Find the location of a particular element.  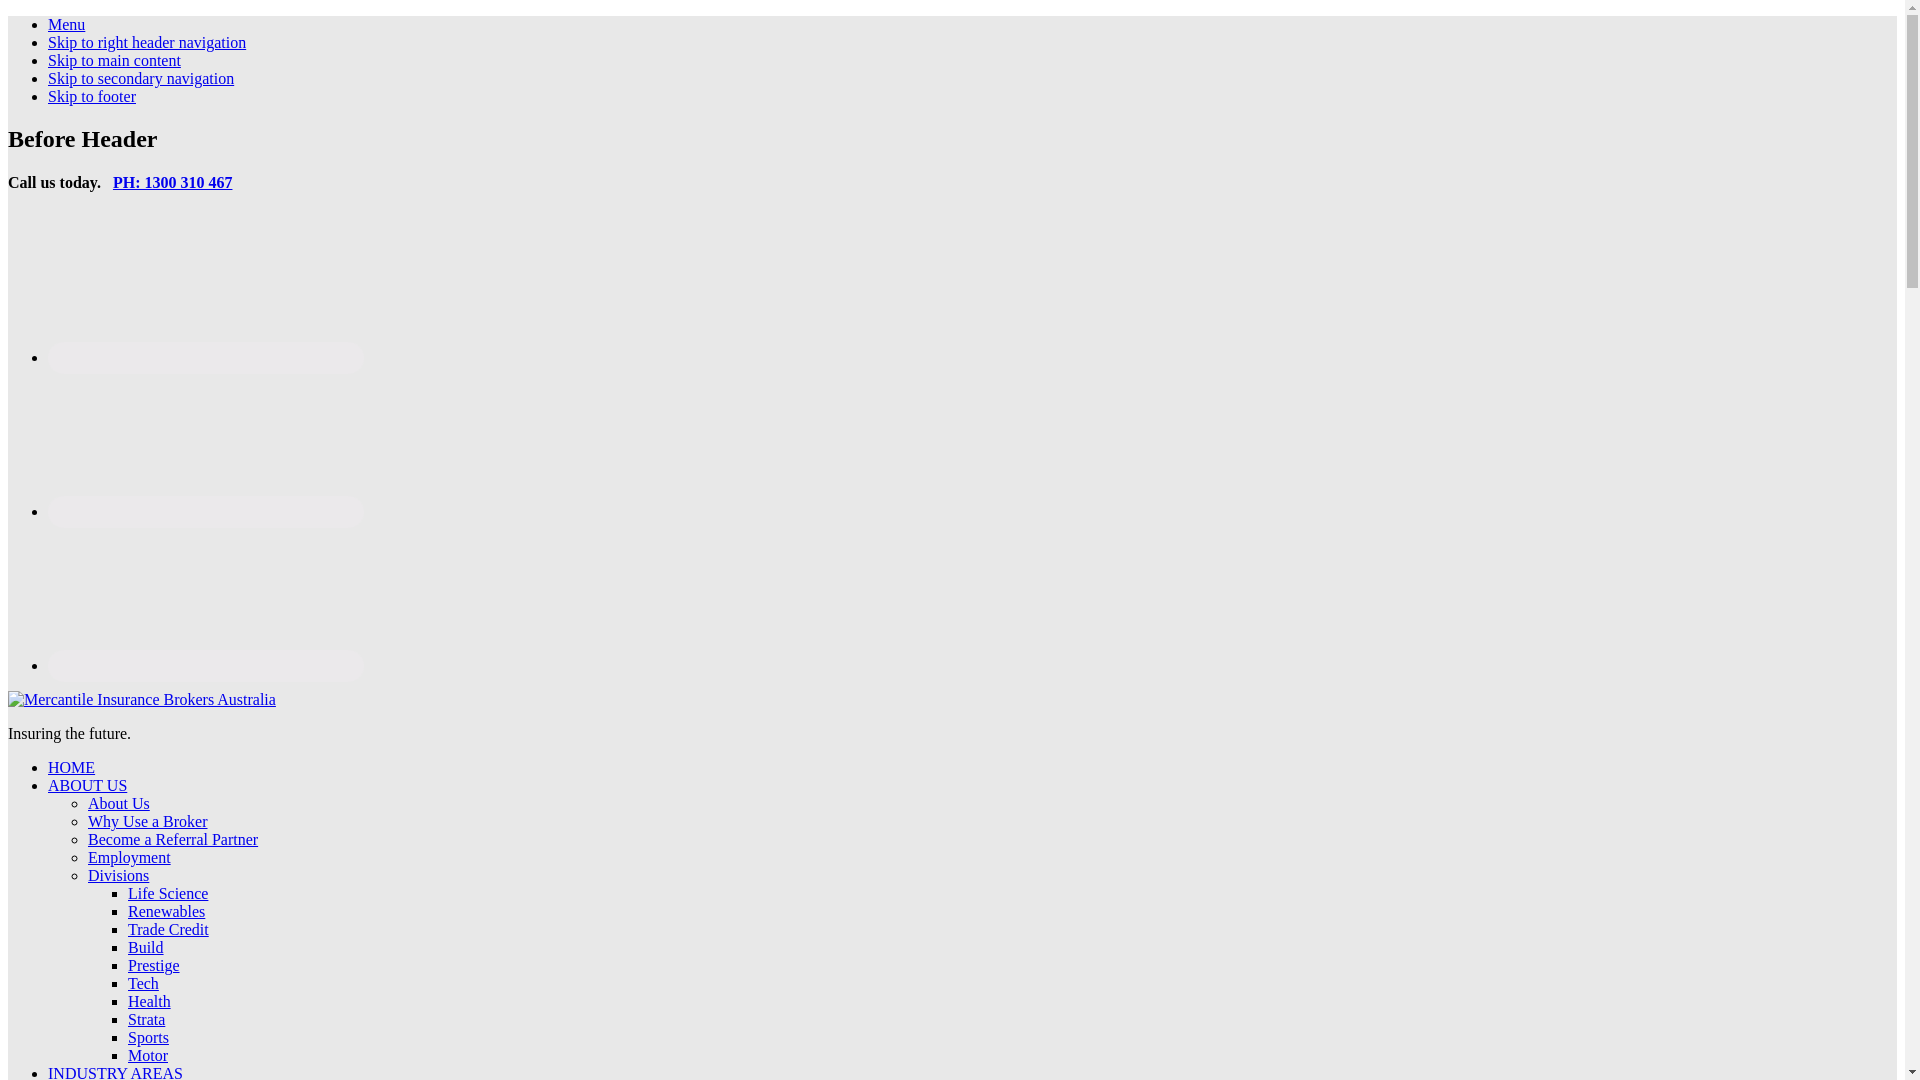

'Become a Referral Partner' is located at coordinates (86, 839).